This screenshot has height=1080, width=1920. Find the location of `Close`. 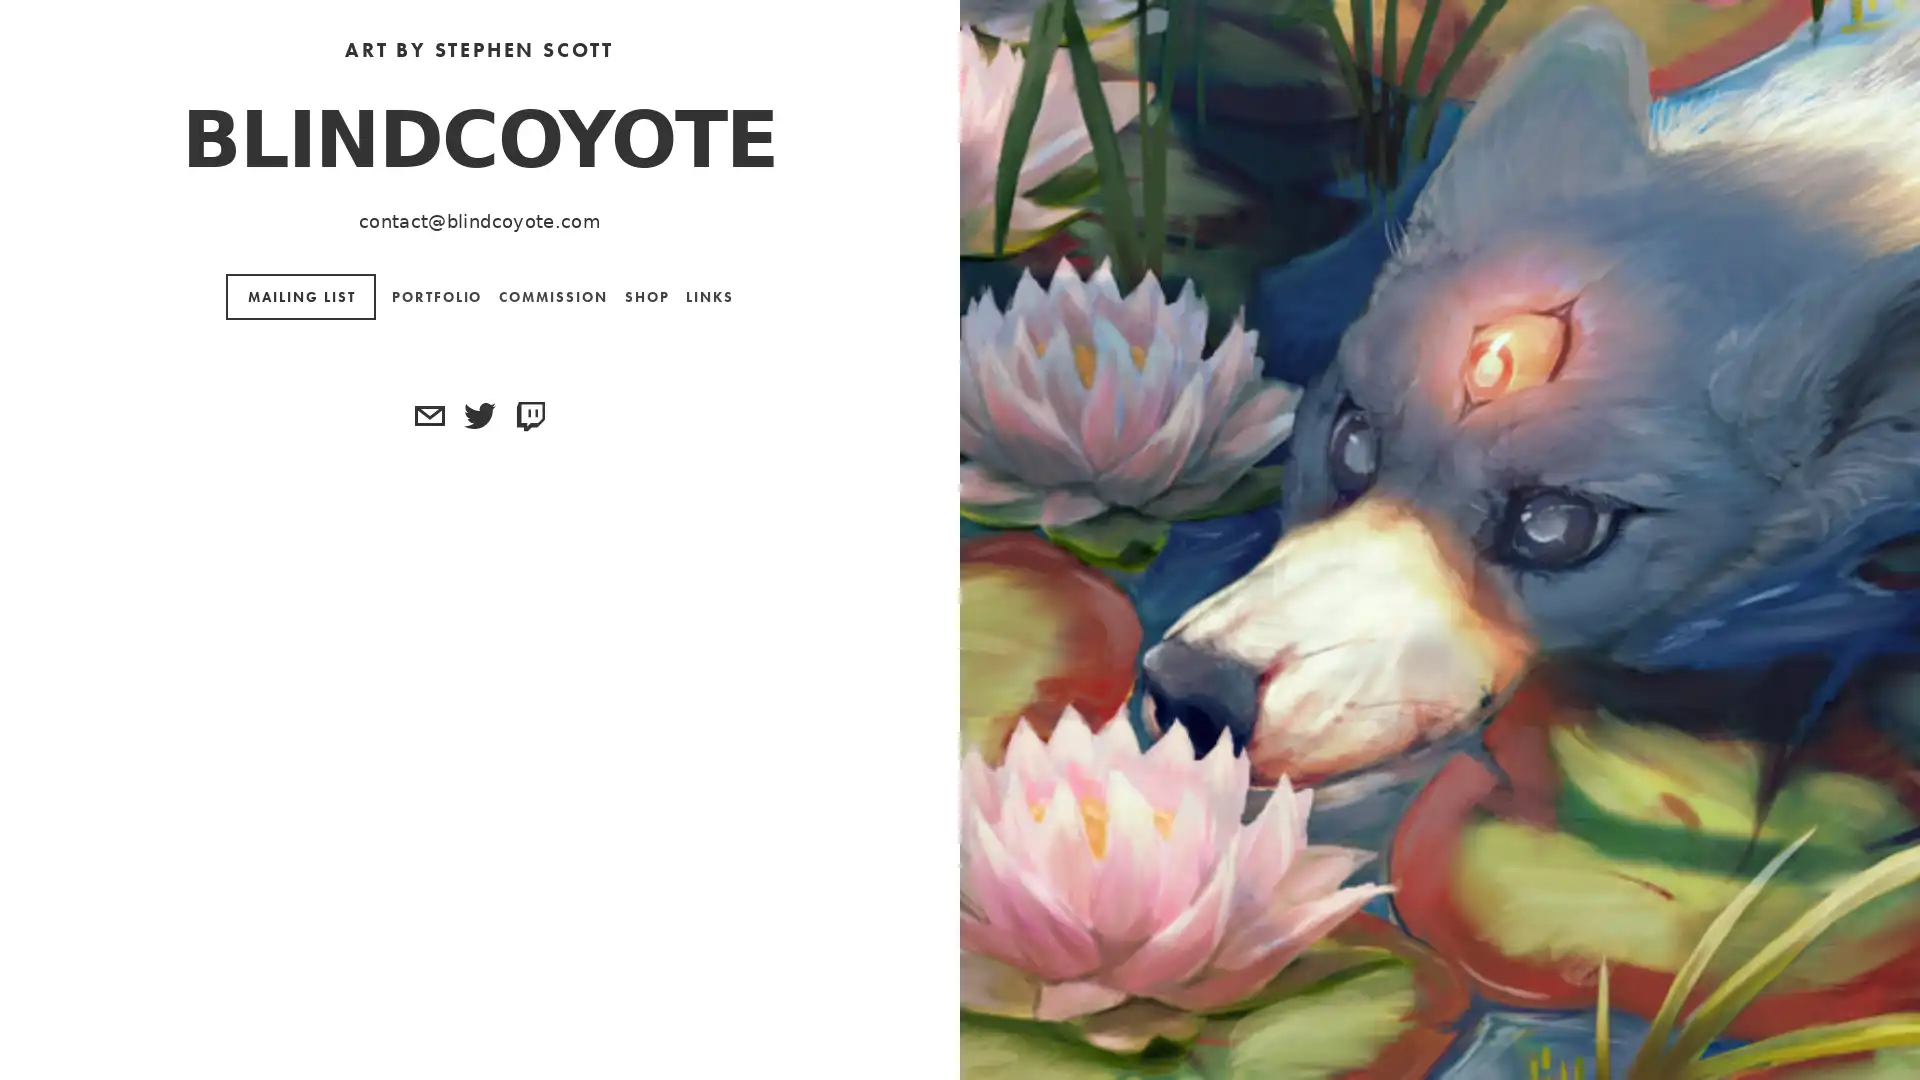

Close is located at coordinates (1220, 178).